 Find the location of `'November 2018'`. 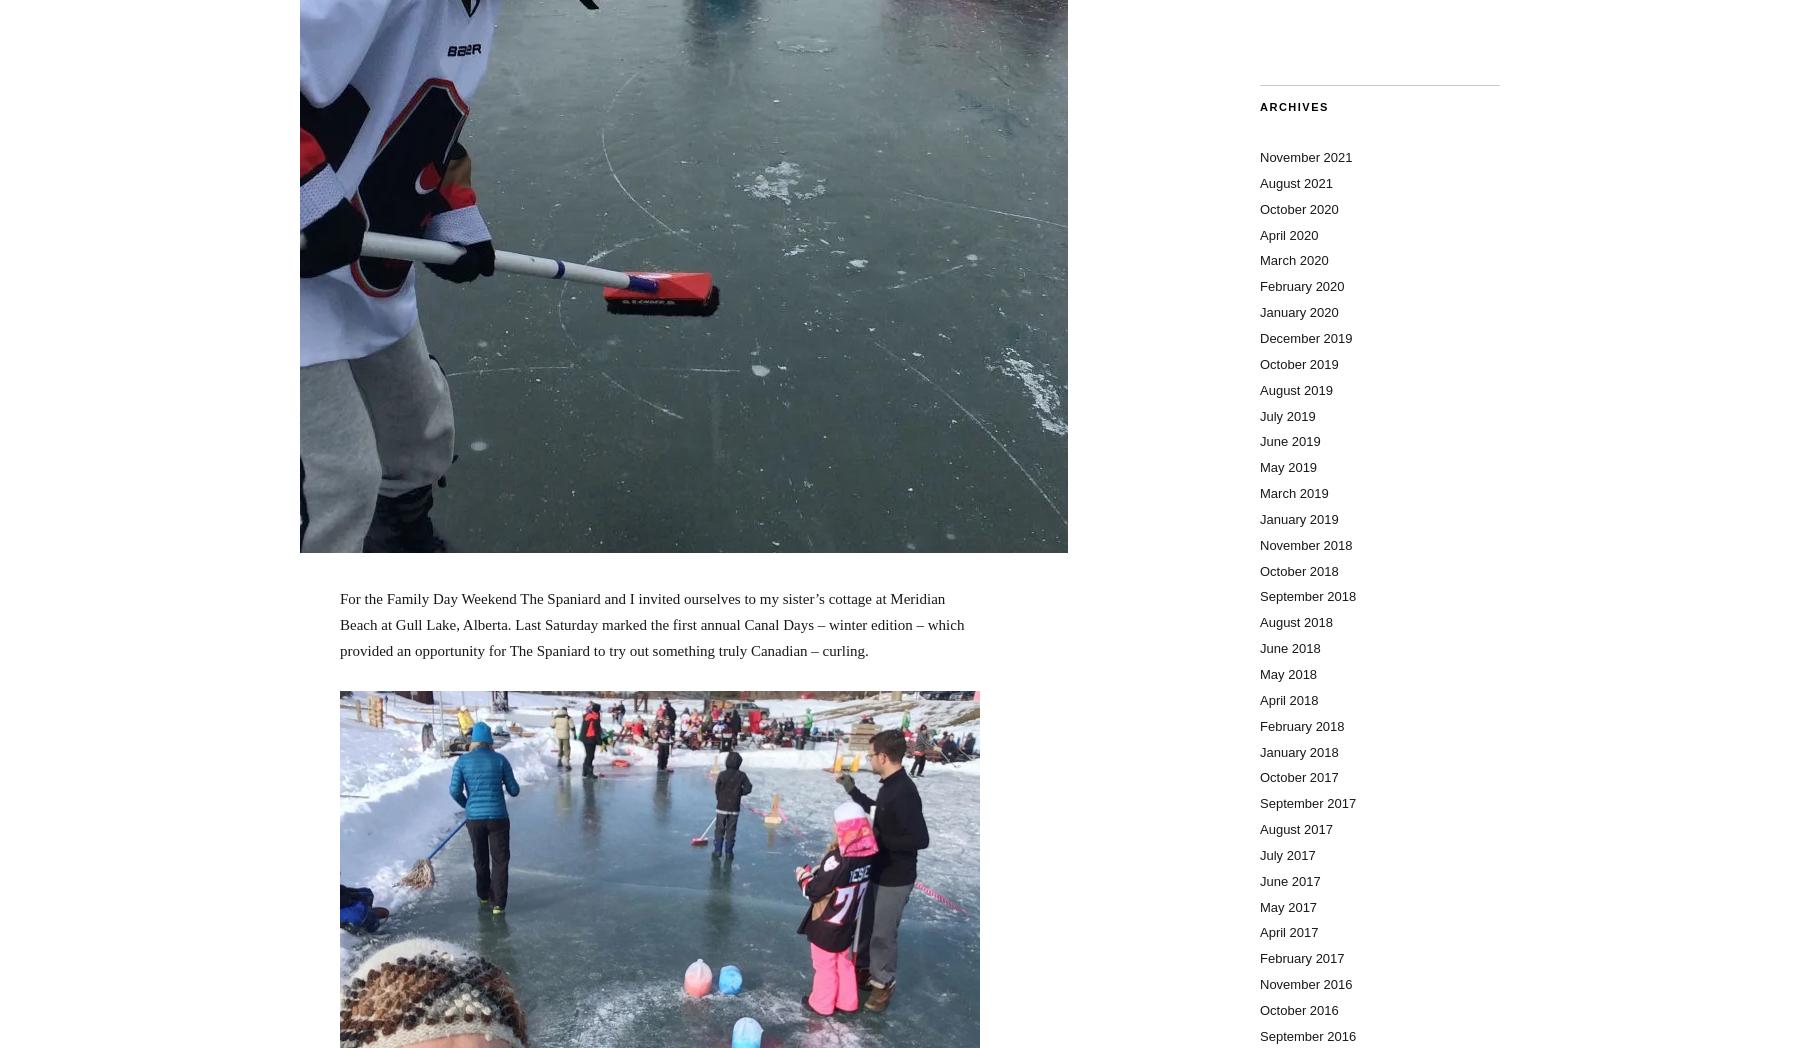

'November 2018' is located at coordinates (1306, 543).